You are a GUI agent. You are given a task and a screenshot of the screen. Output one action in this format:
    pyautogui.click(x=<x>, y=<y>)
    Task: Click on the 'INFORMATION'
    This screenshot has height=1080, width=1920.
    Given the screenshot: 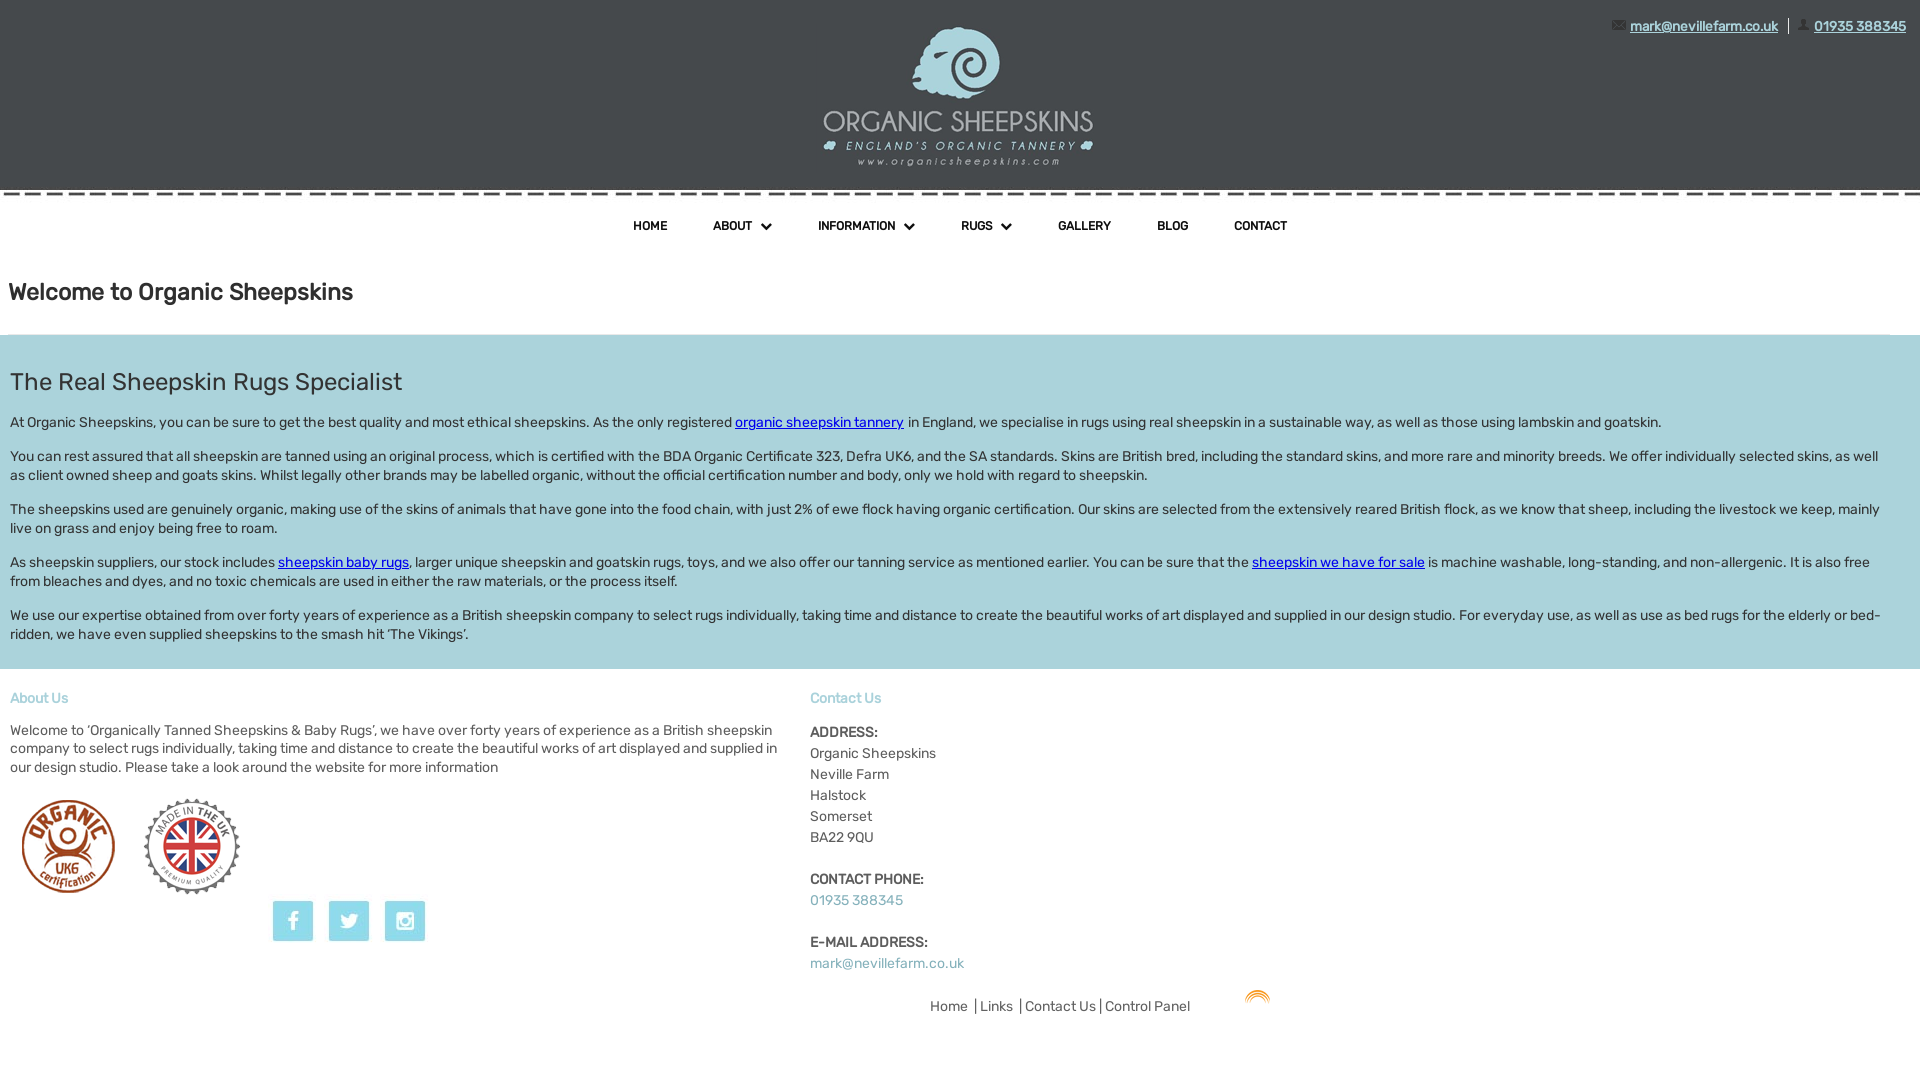 What is the action you would take?
    pyautogui.click(x=866, y=225)
    